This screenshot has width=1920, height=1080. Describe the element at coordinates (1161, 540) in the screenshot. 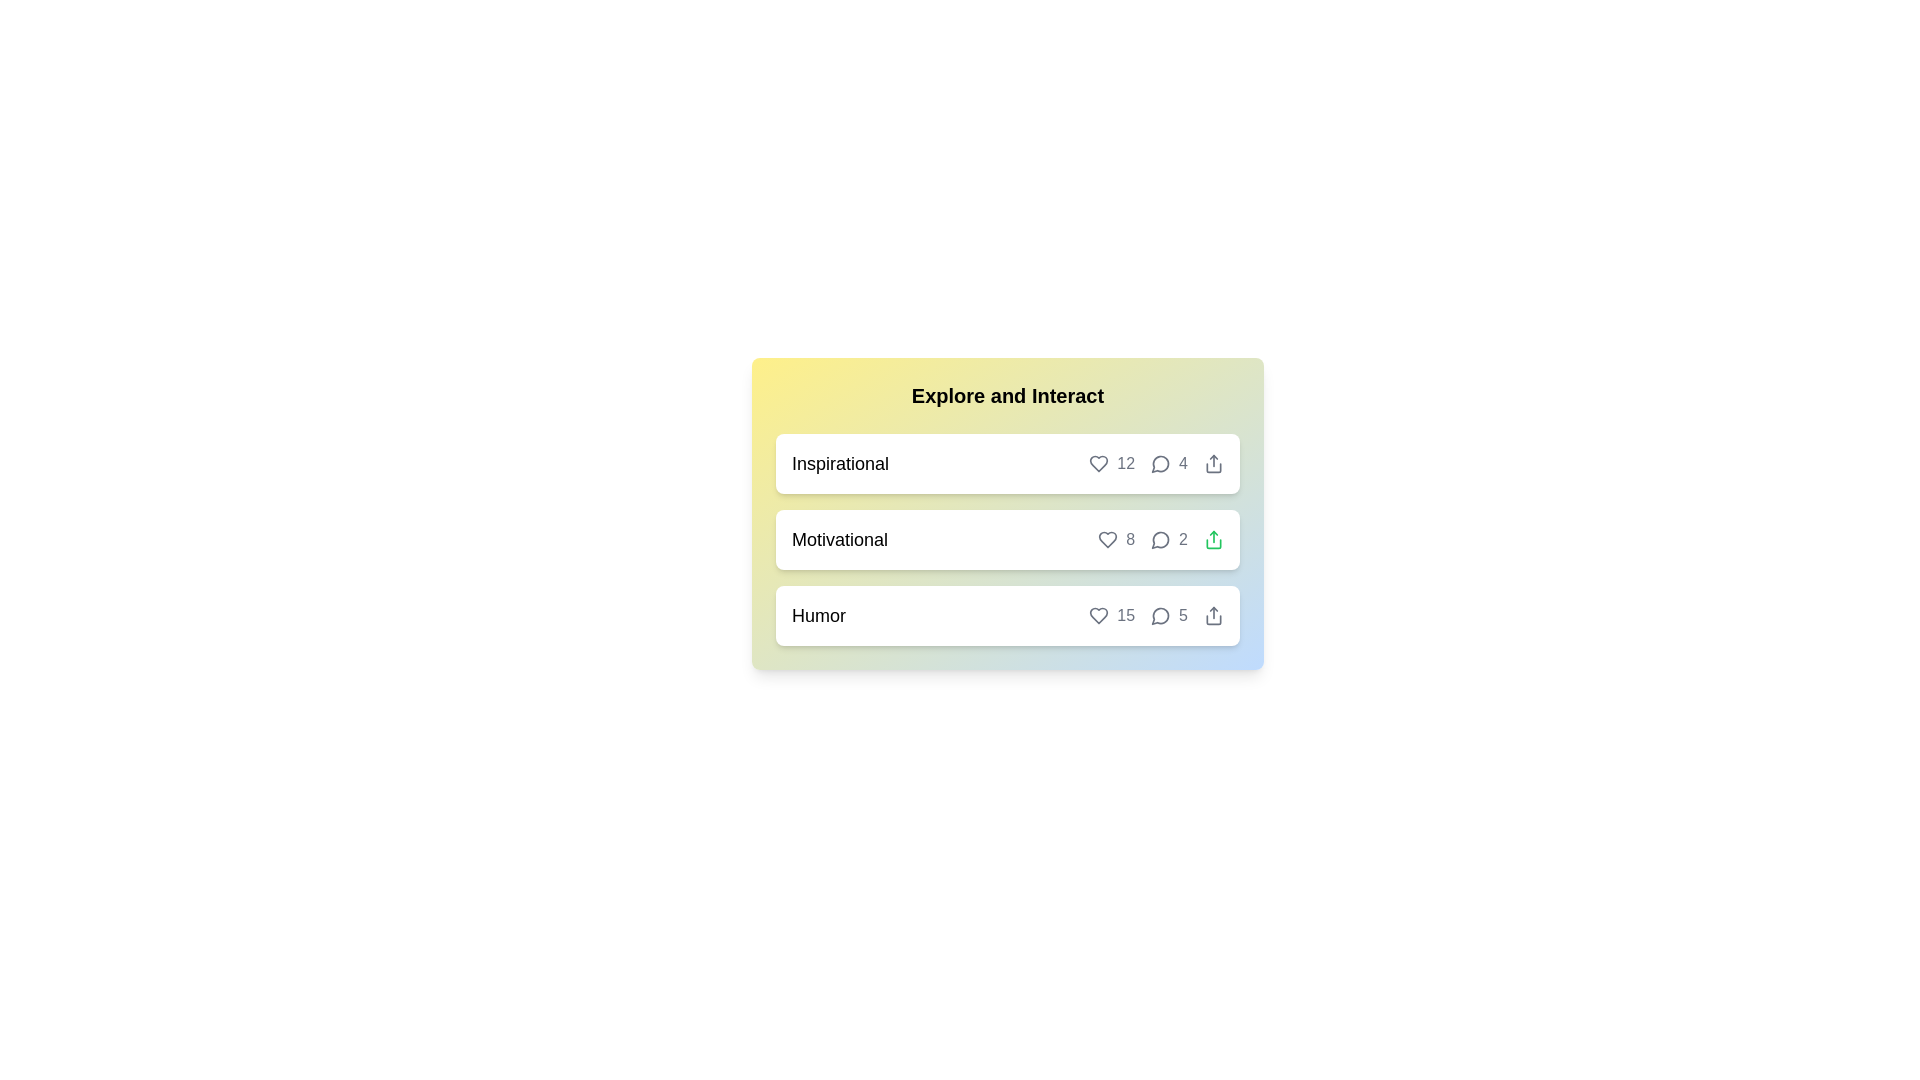

I see `the 'message' button for the chip labeled Motivational` at that location.